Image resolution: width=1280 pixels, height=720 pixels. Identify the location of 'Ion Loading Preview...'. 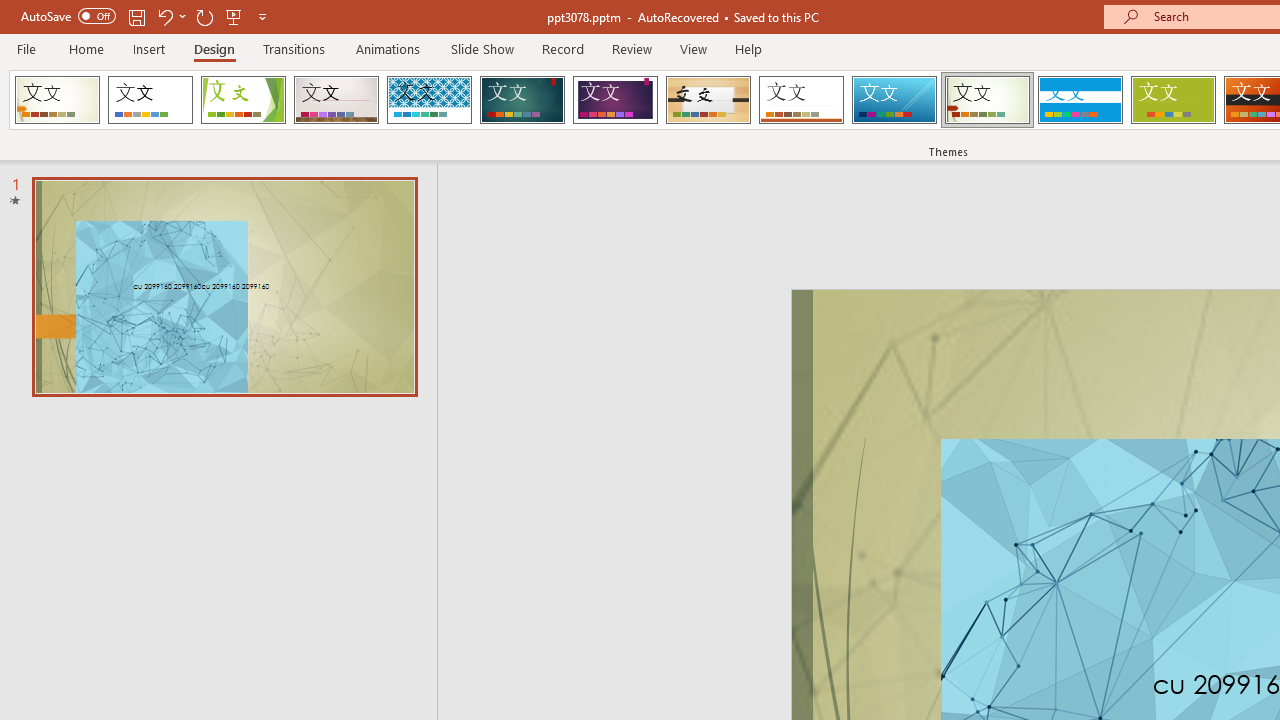
(522, 100).